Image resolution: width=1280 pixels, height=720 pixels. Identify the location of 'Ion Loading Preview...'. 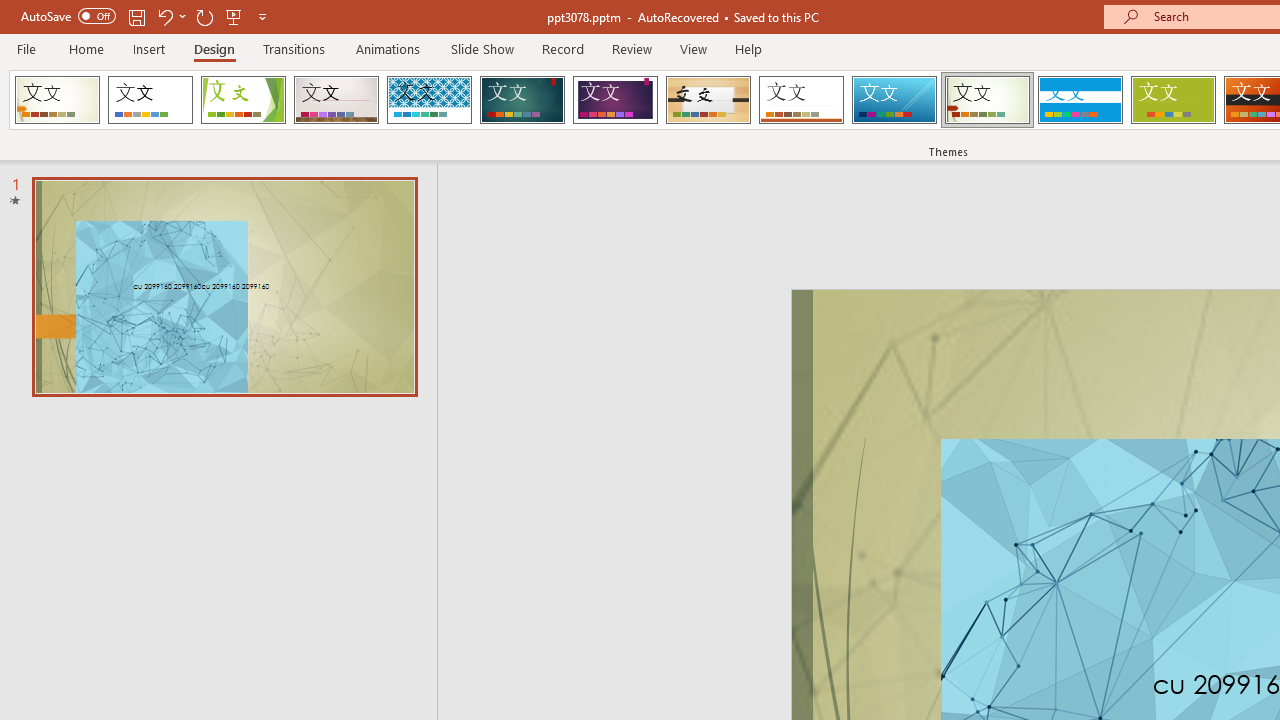
(522, 100).